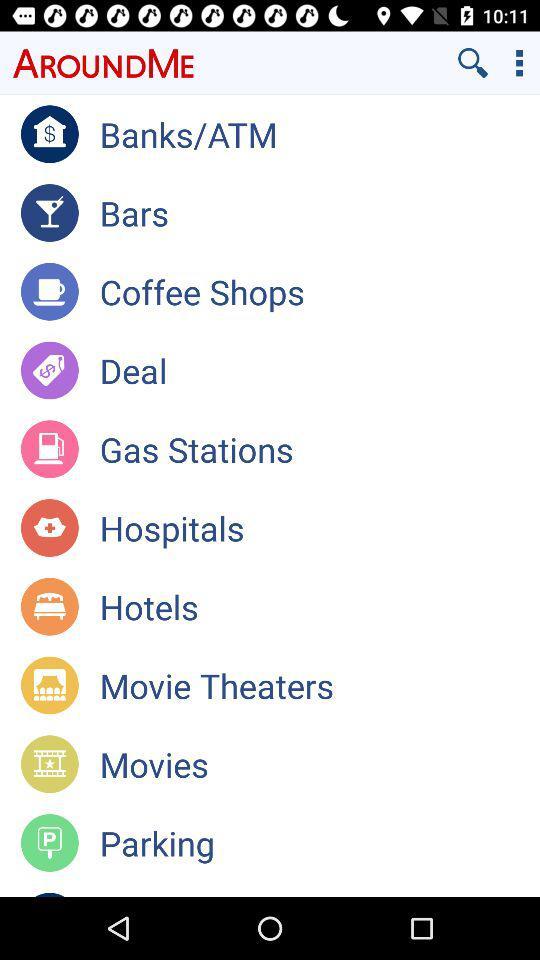 The height and width of the screenshot is (960, 540). What do you see at coordinates (319, 213) in the screenshot?
I see `icon above the coffee shops item` at bounding box center [319, 213].